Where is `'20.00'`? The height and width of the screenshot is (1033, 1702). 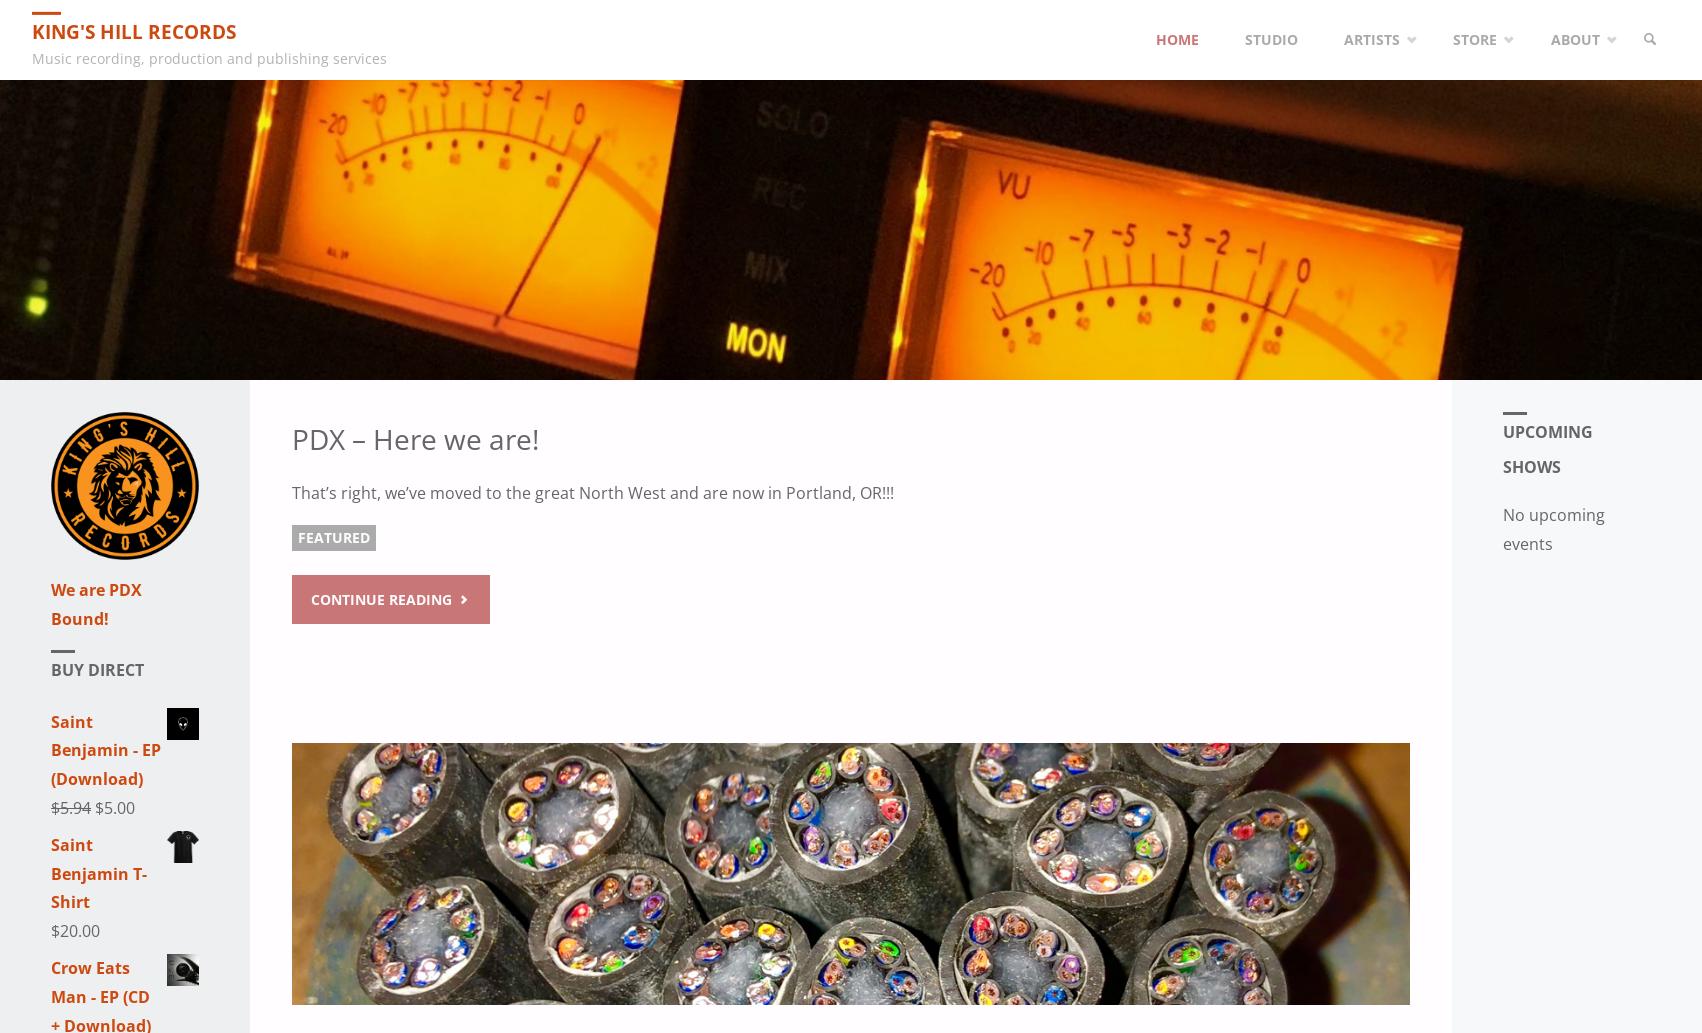 '20.00' is located at coordinates (79, 930).